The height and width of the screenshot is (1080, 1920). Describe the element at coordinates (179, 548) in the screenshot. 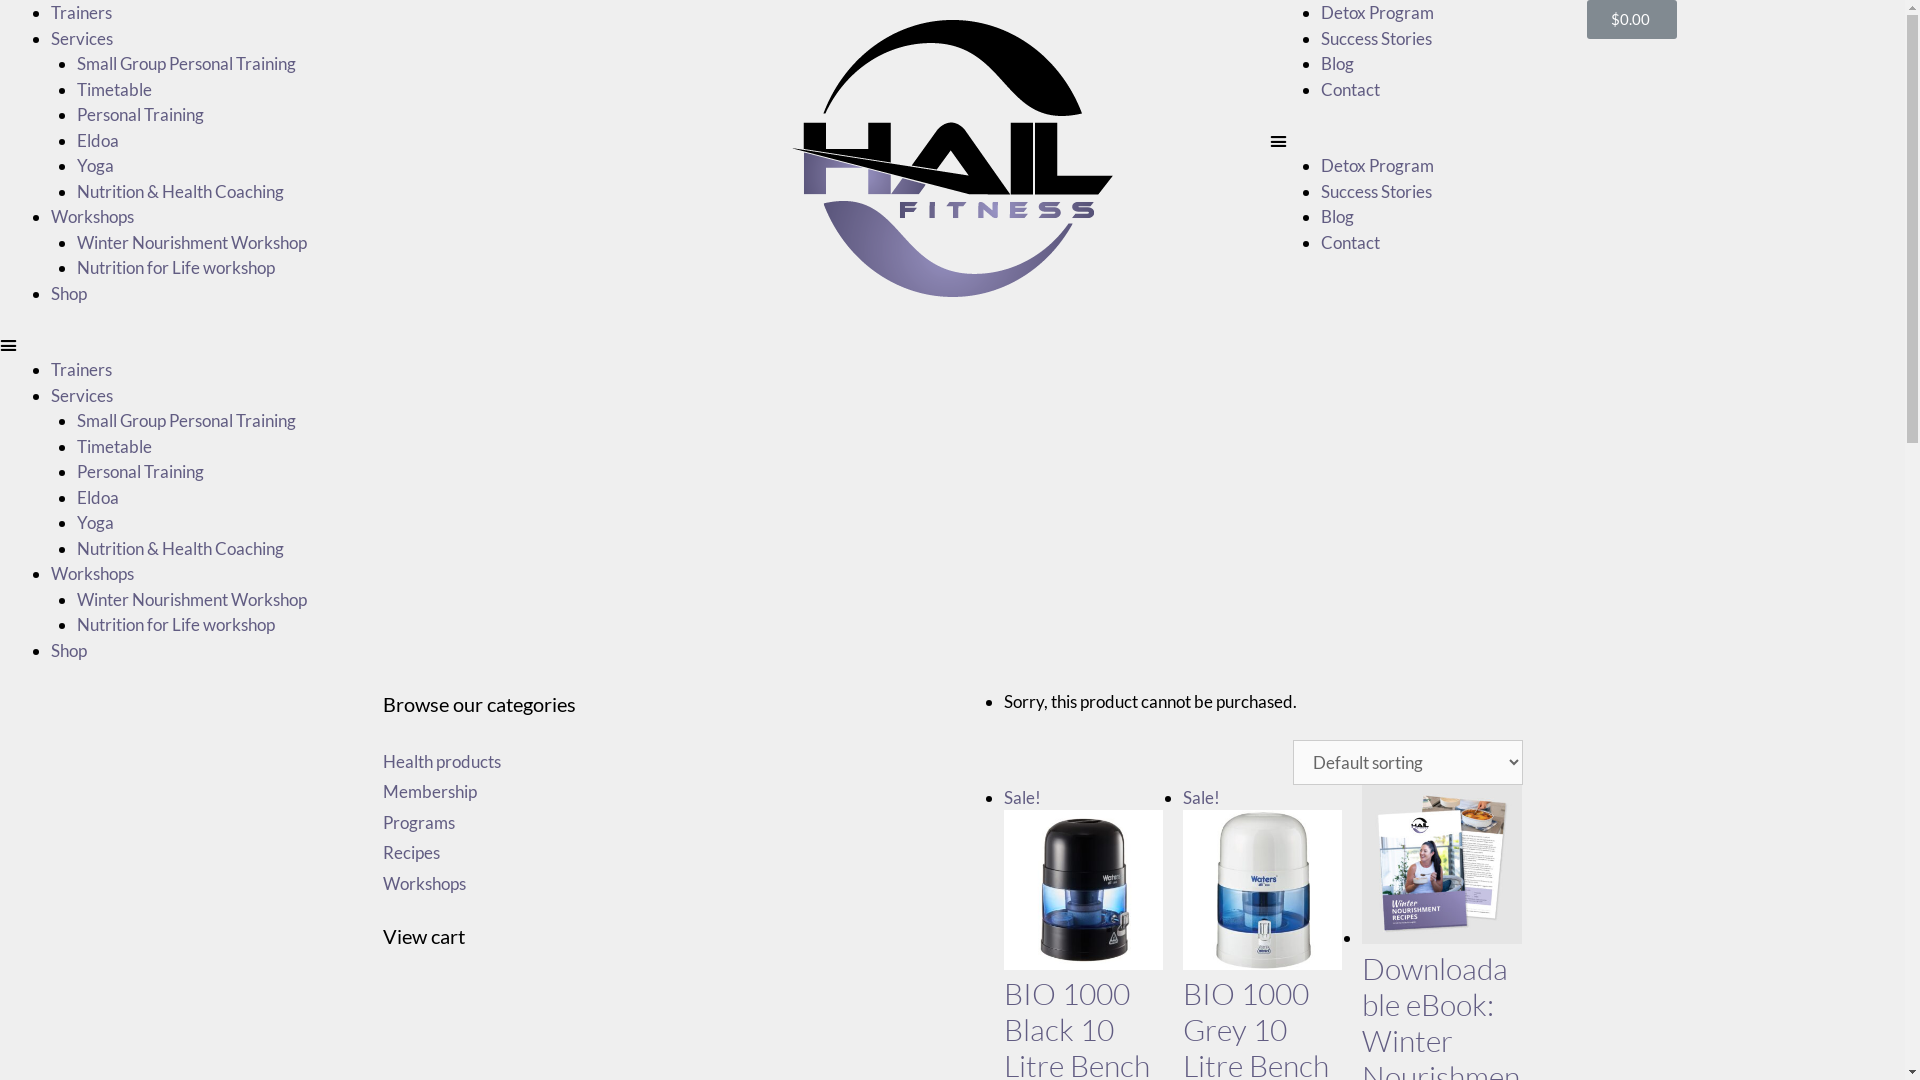

I see `'Nutrition & Health Coaching'` at that location.